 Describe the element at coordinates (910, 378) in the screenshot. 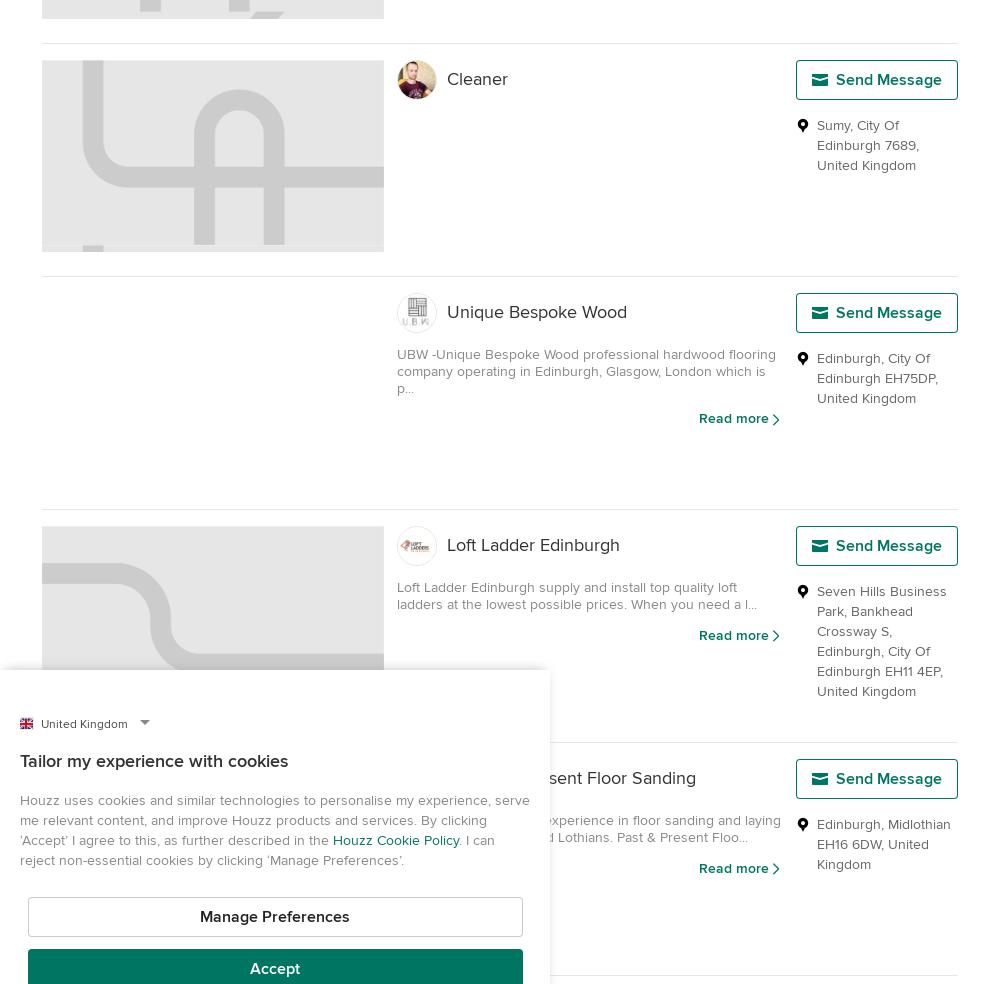

I see `'EH75DP'` at that location.